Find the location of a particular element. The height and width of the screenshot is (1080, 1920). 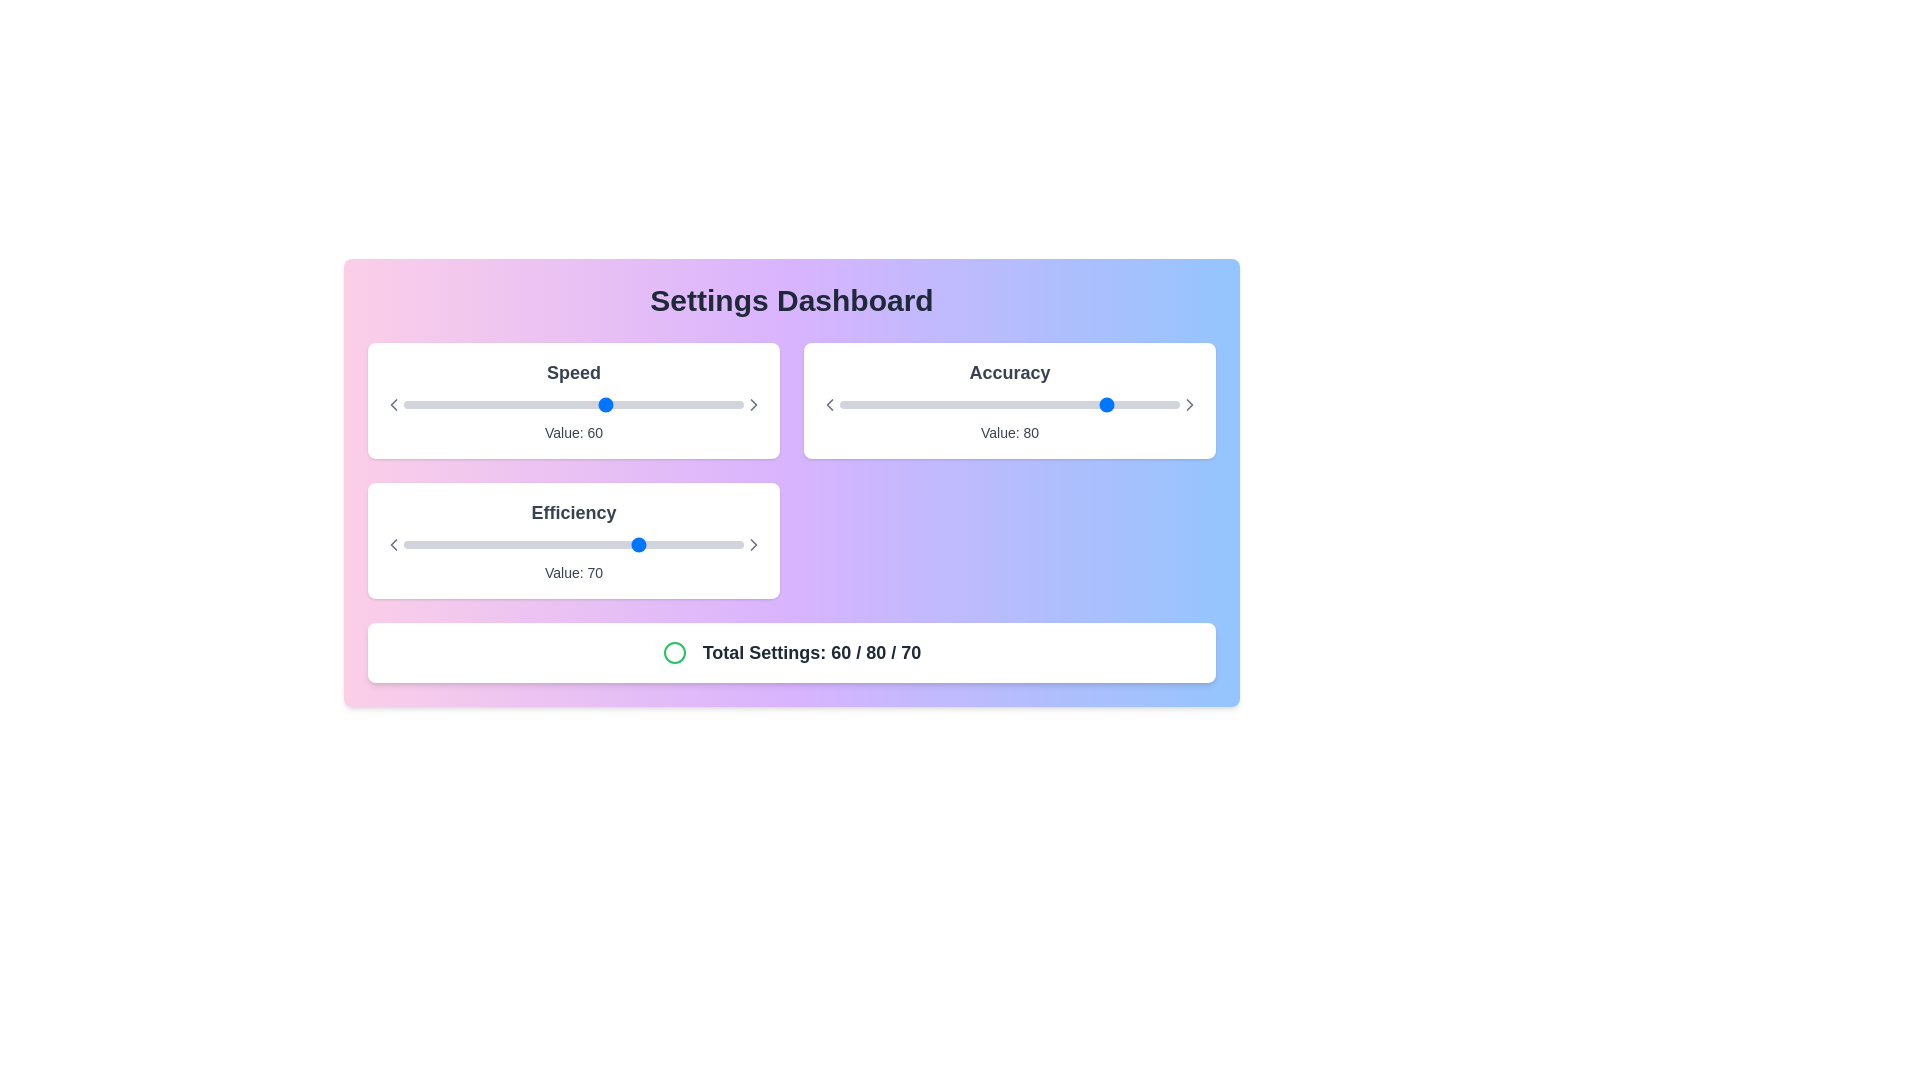

the slider is located at coordinates (692, 405).